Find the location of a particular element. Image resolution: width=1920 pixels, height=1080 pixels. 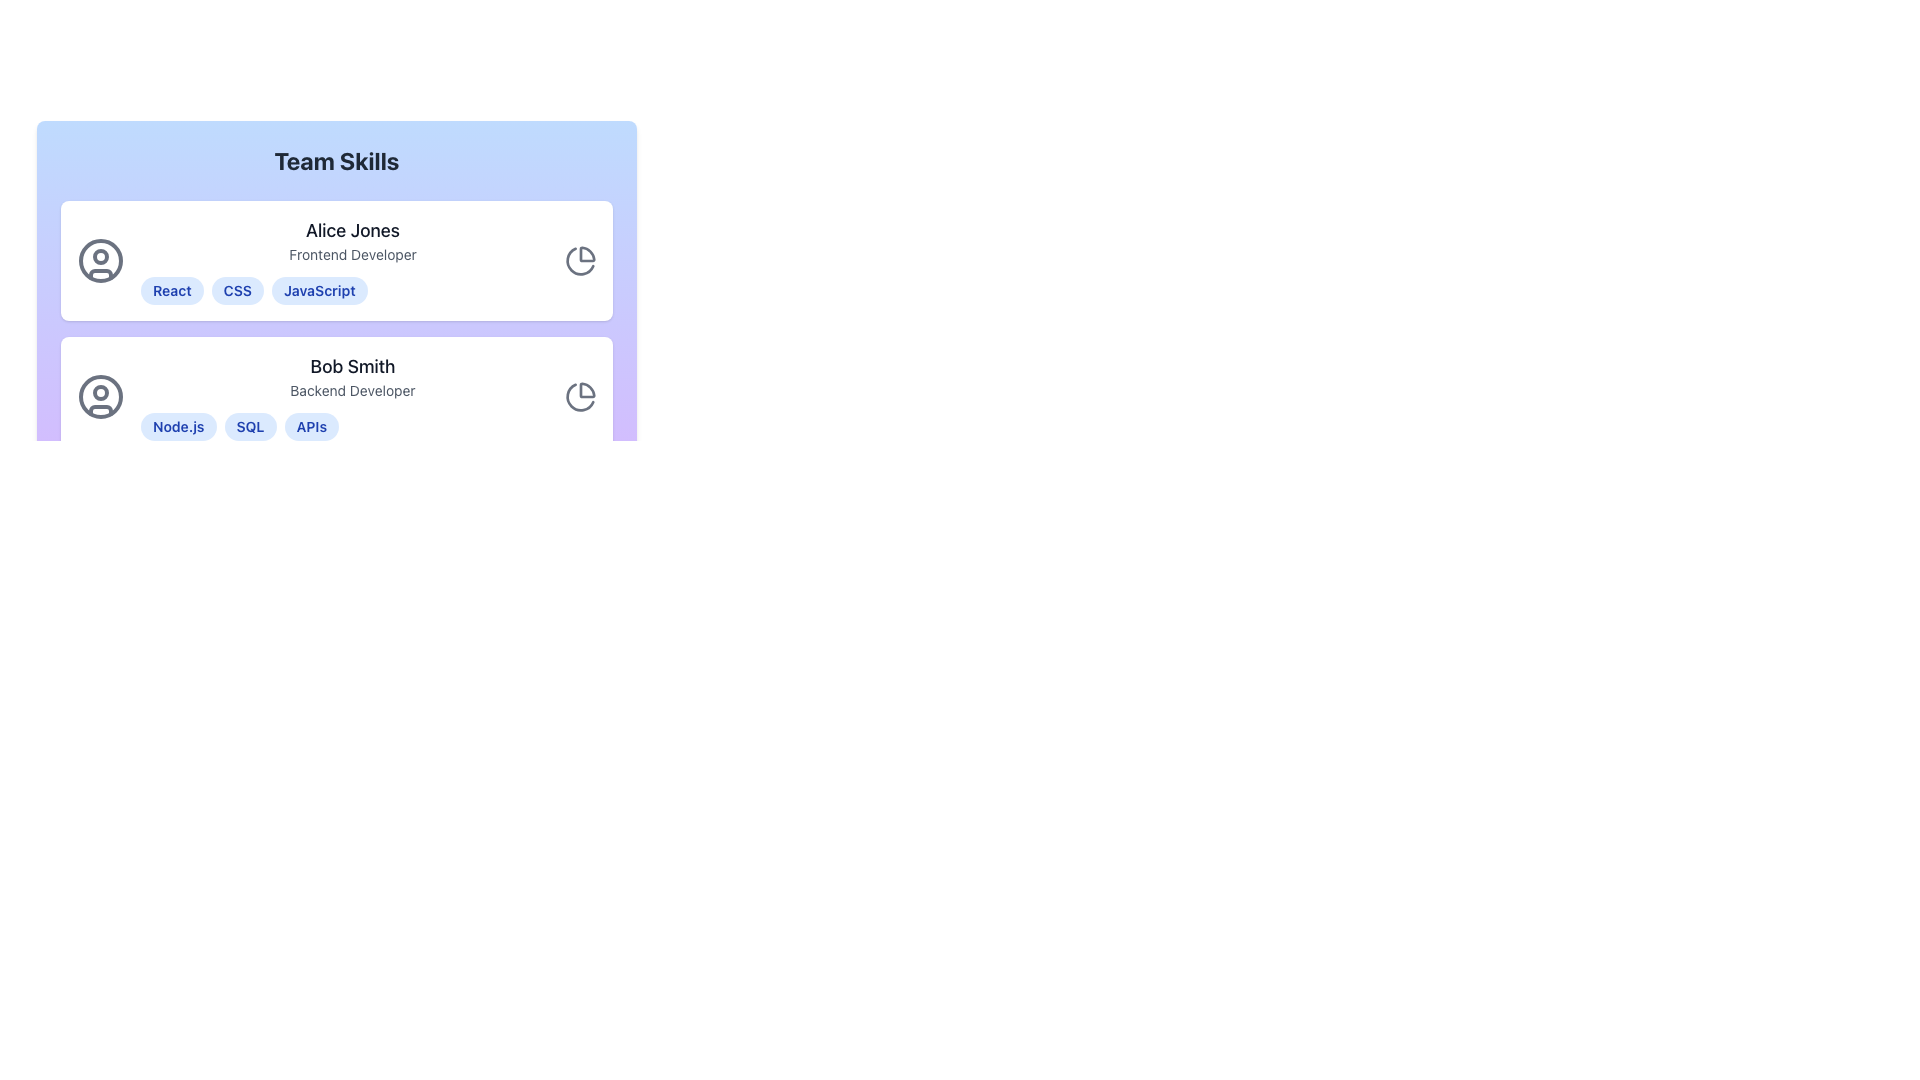

the curved line element at the bottom of the user profile icon for 'Bob Smith' in the second row of the interface is located at coordinates (99, 408).